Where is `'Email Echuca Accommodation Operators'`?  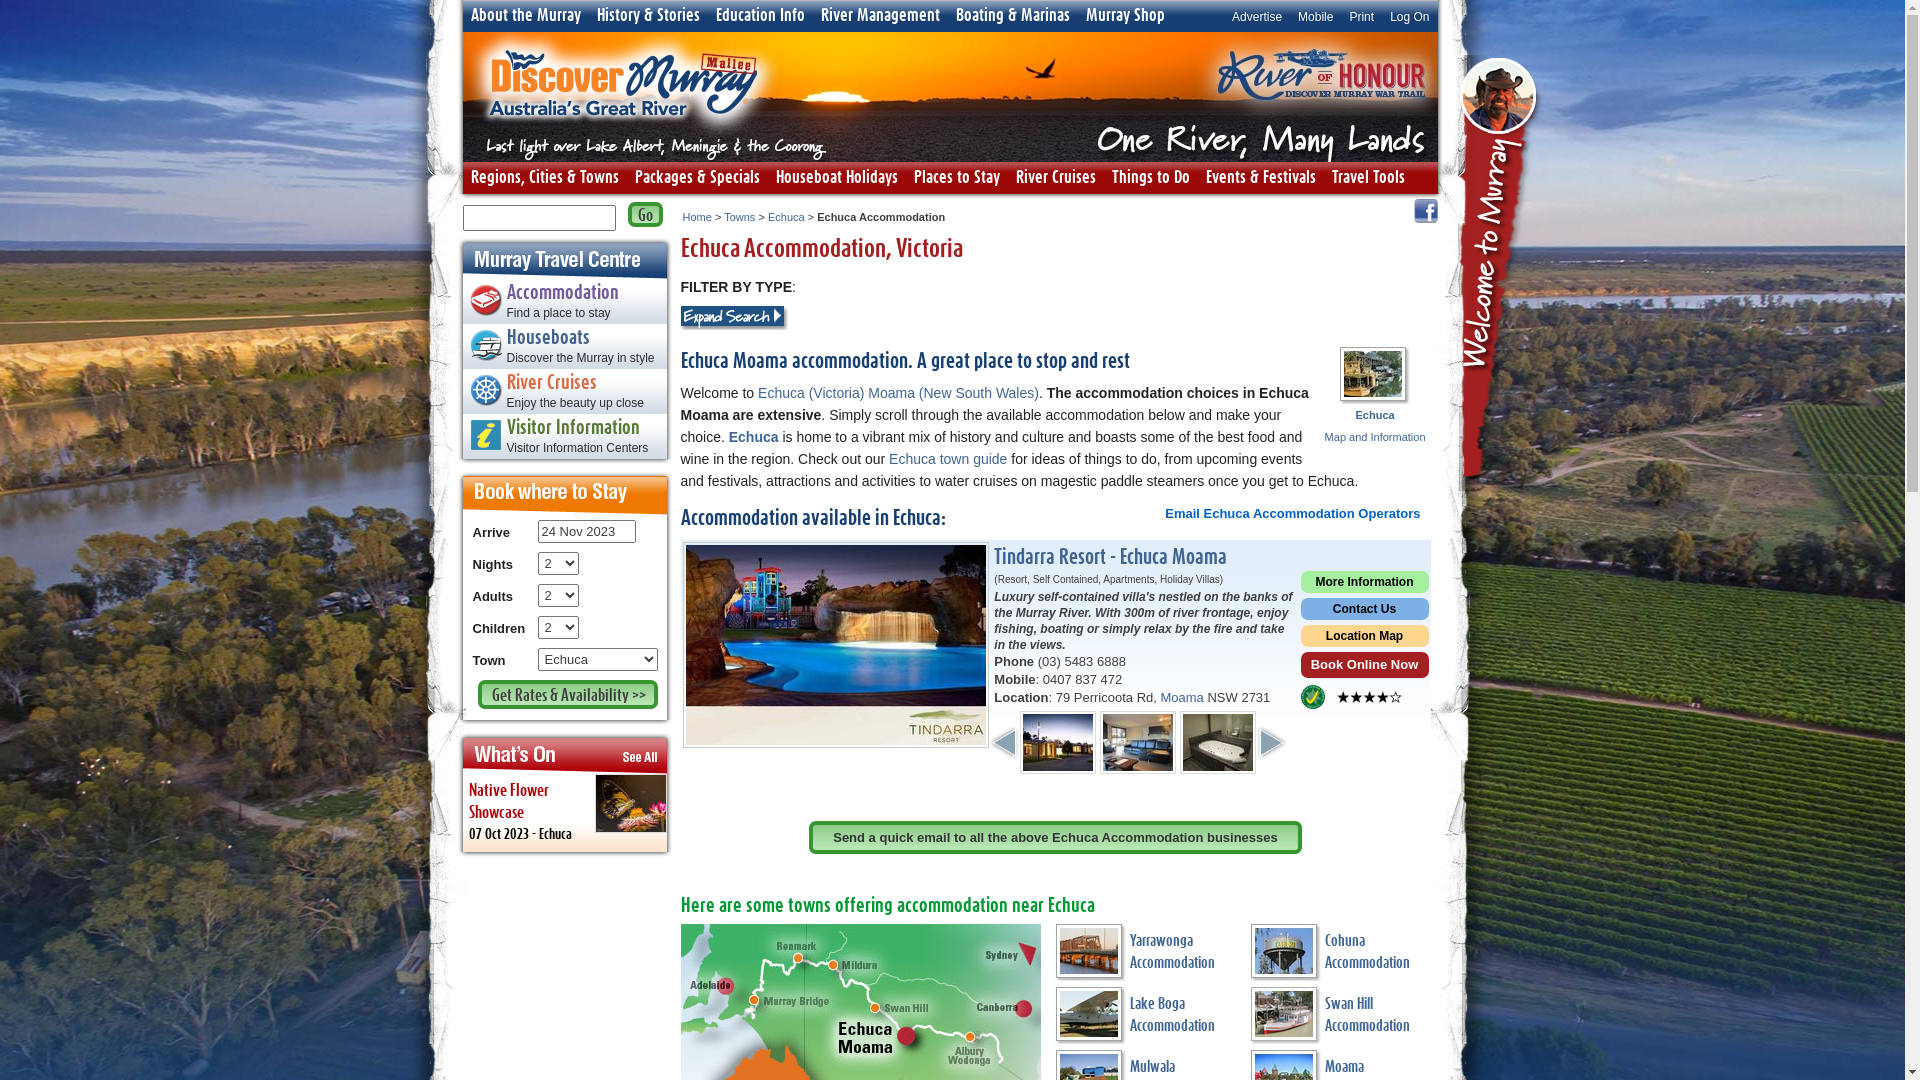 'Email Echuca Accommodation Operators' is located at coordinates (1292, 512).